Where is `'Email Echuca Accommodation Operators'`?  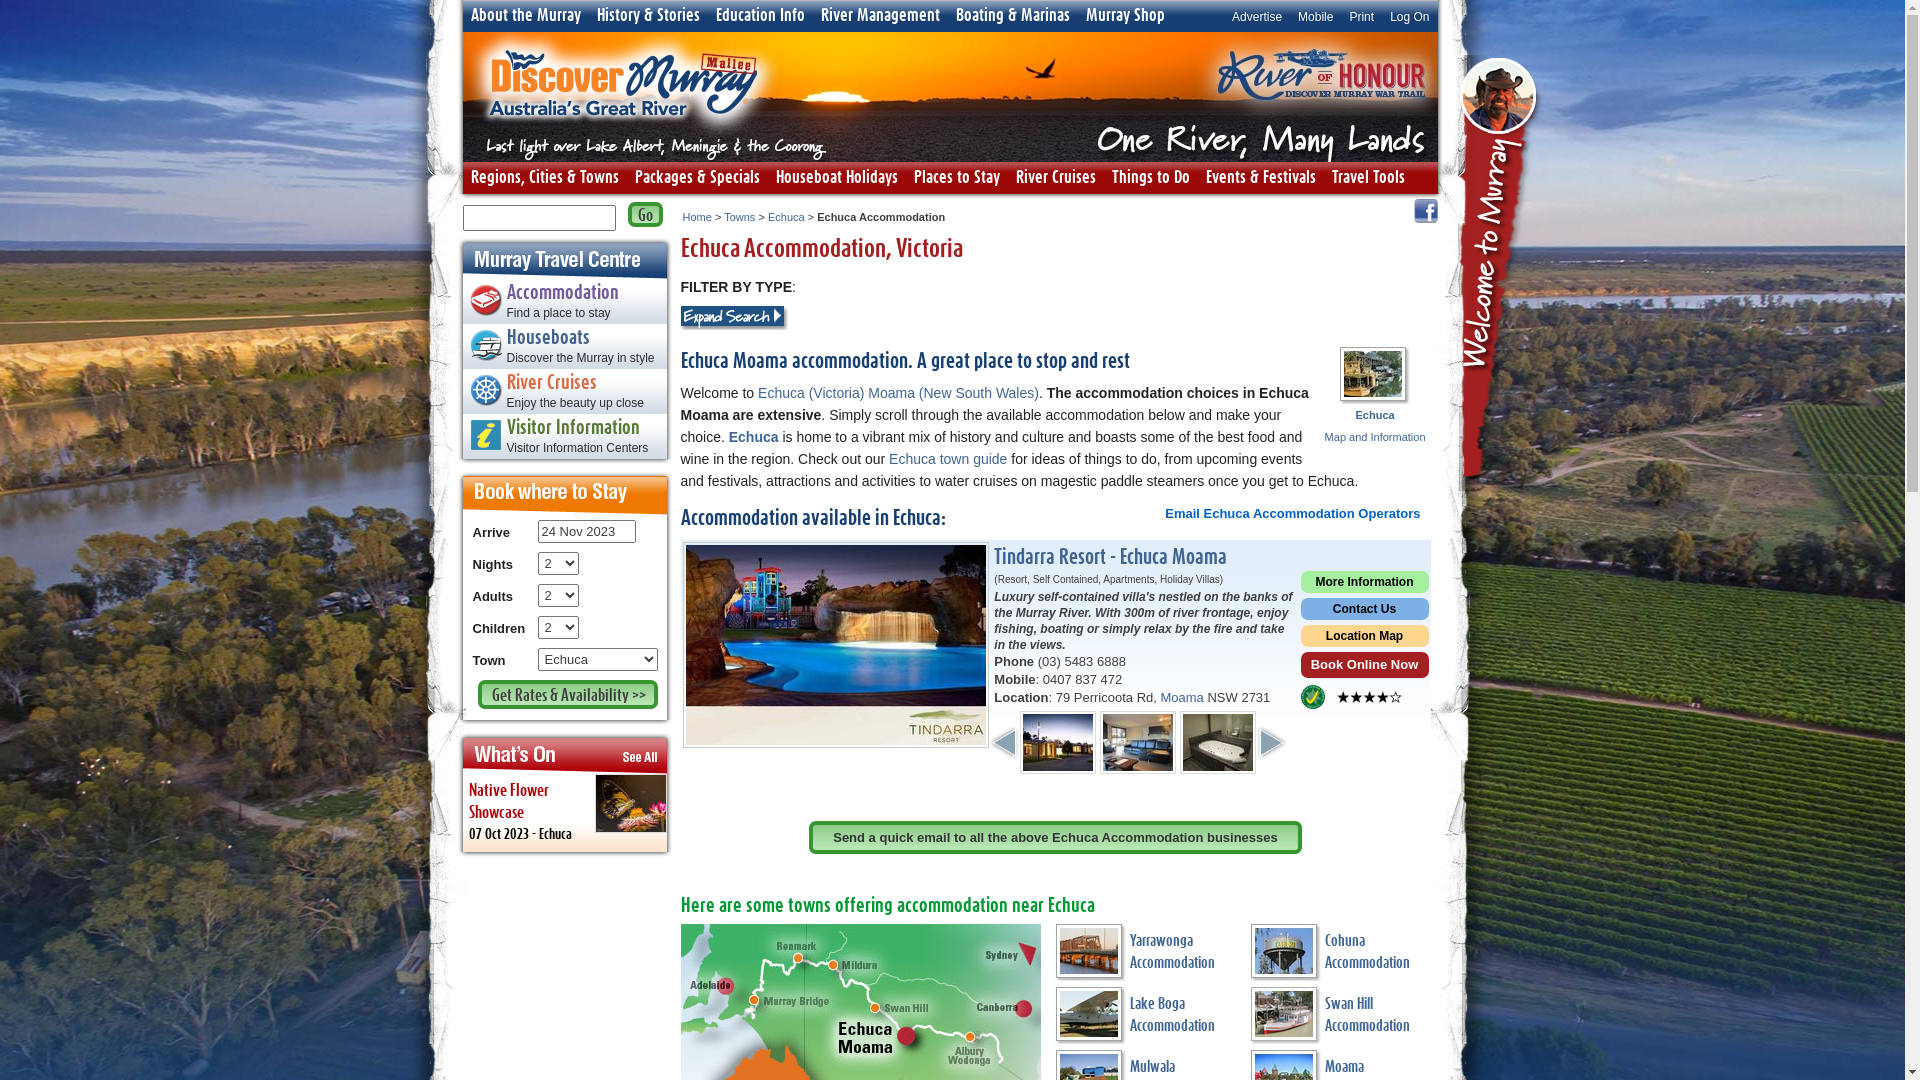 'Email Echuca Accommodation Operators' is located at coordinates (1292, 512).